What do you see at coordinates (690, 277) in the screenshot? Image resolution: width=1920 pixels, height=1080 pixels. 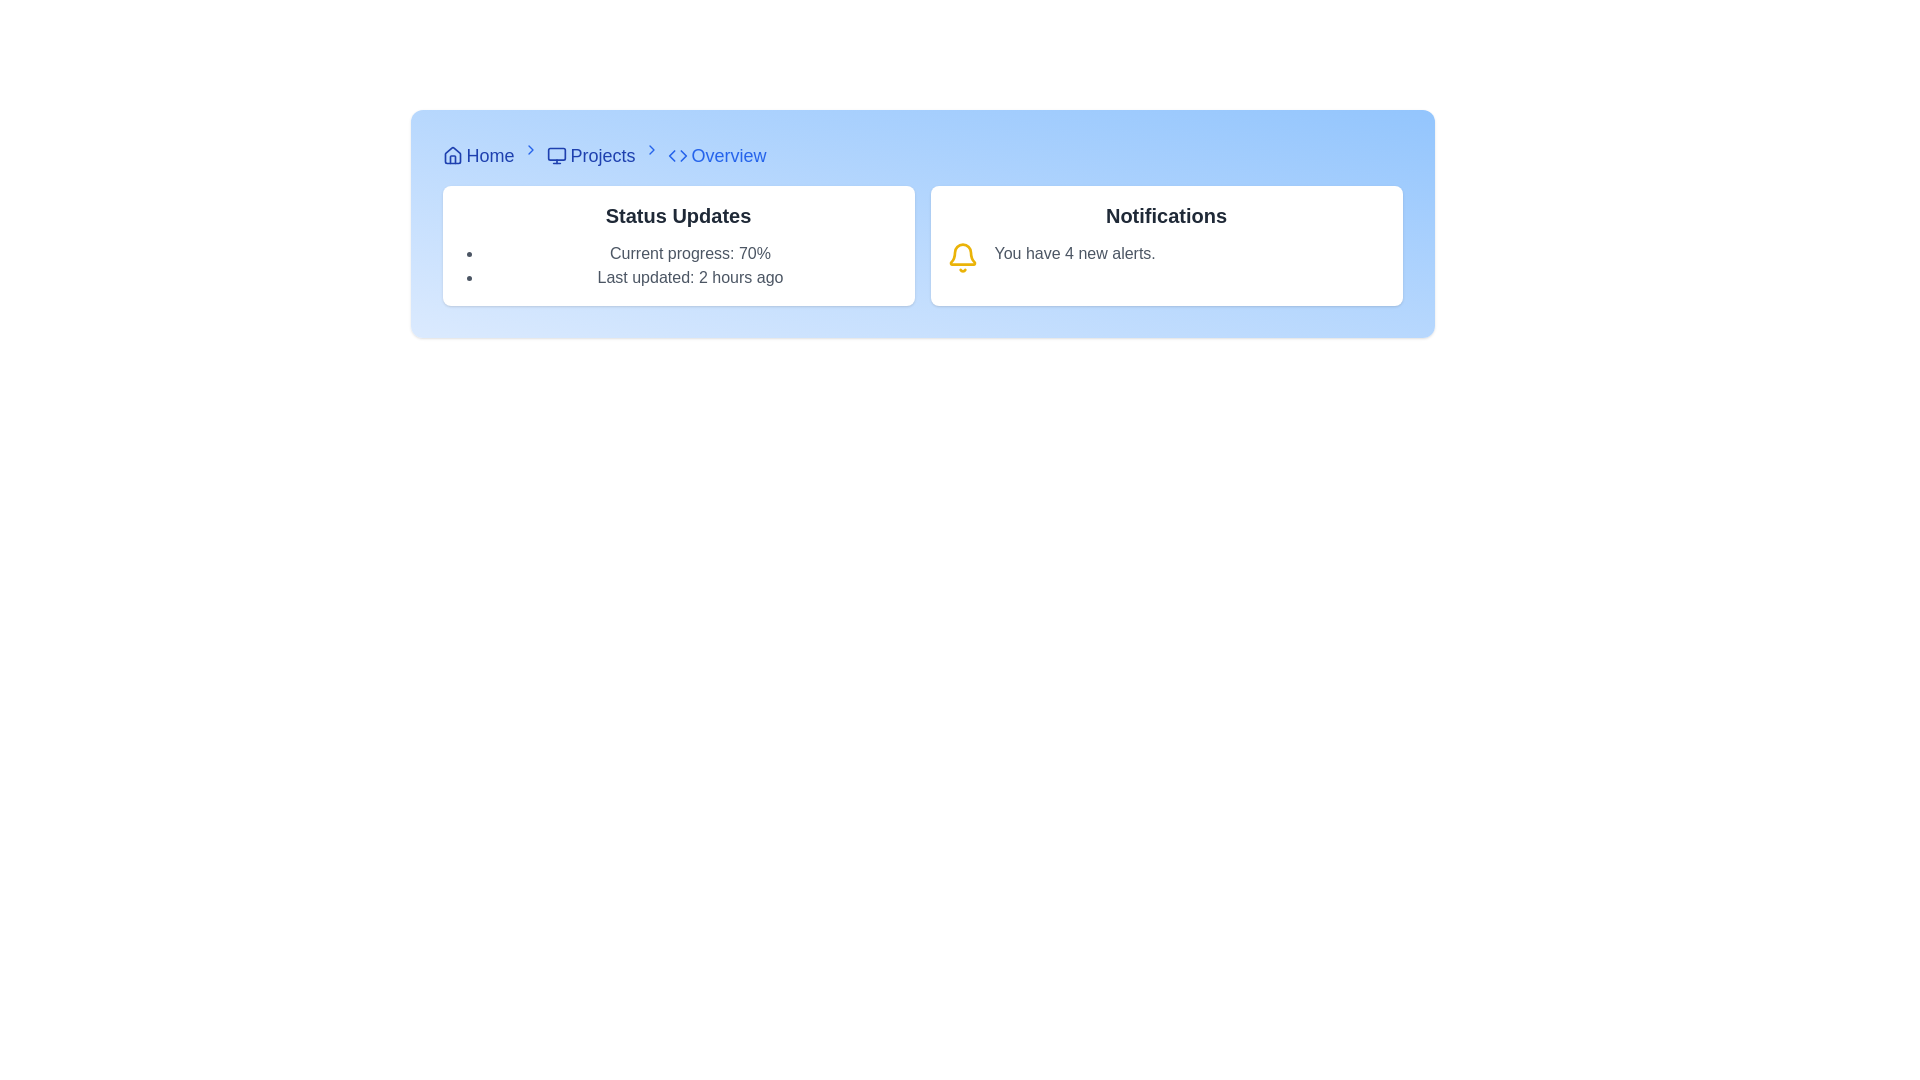 I see `the informational update timestamp label, which is the second item in the 'Status Updates' section below 'Current progress: 70%.'` at bounding box center [690, 277].